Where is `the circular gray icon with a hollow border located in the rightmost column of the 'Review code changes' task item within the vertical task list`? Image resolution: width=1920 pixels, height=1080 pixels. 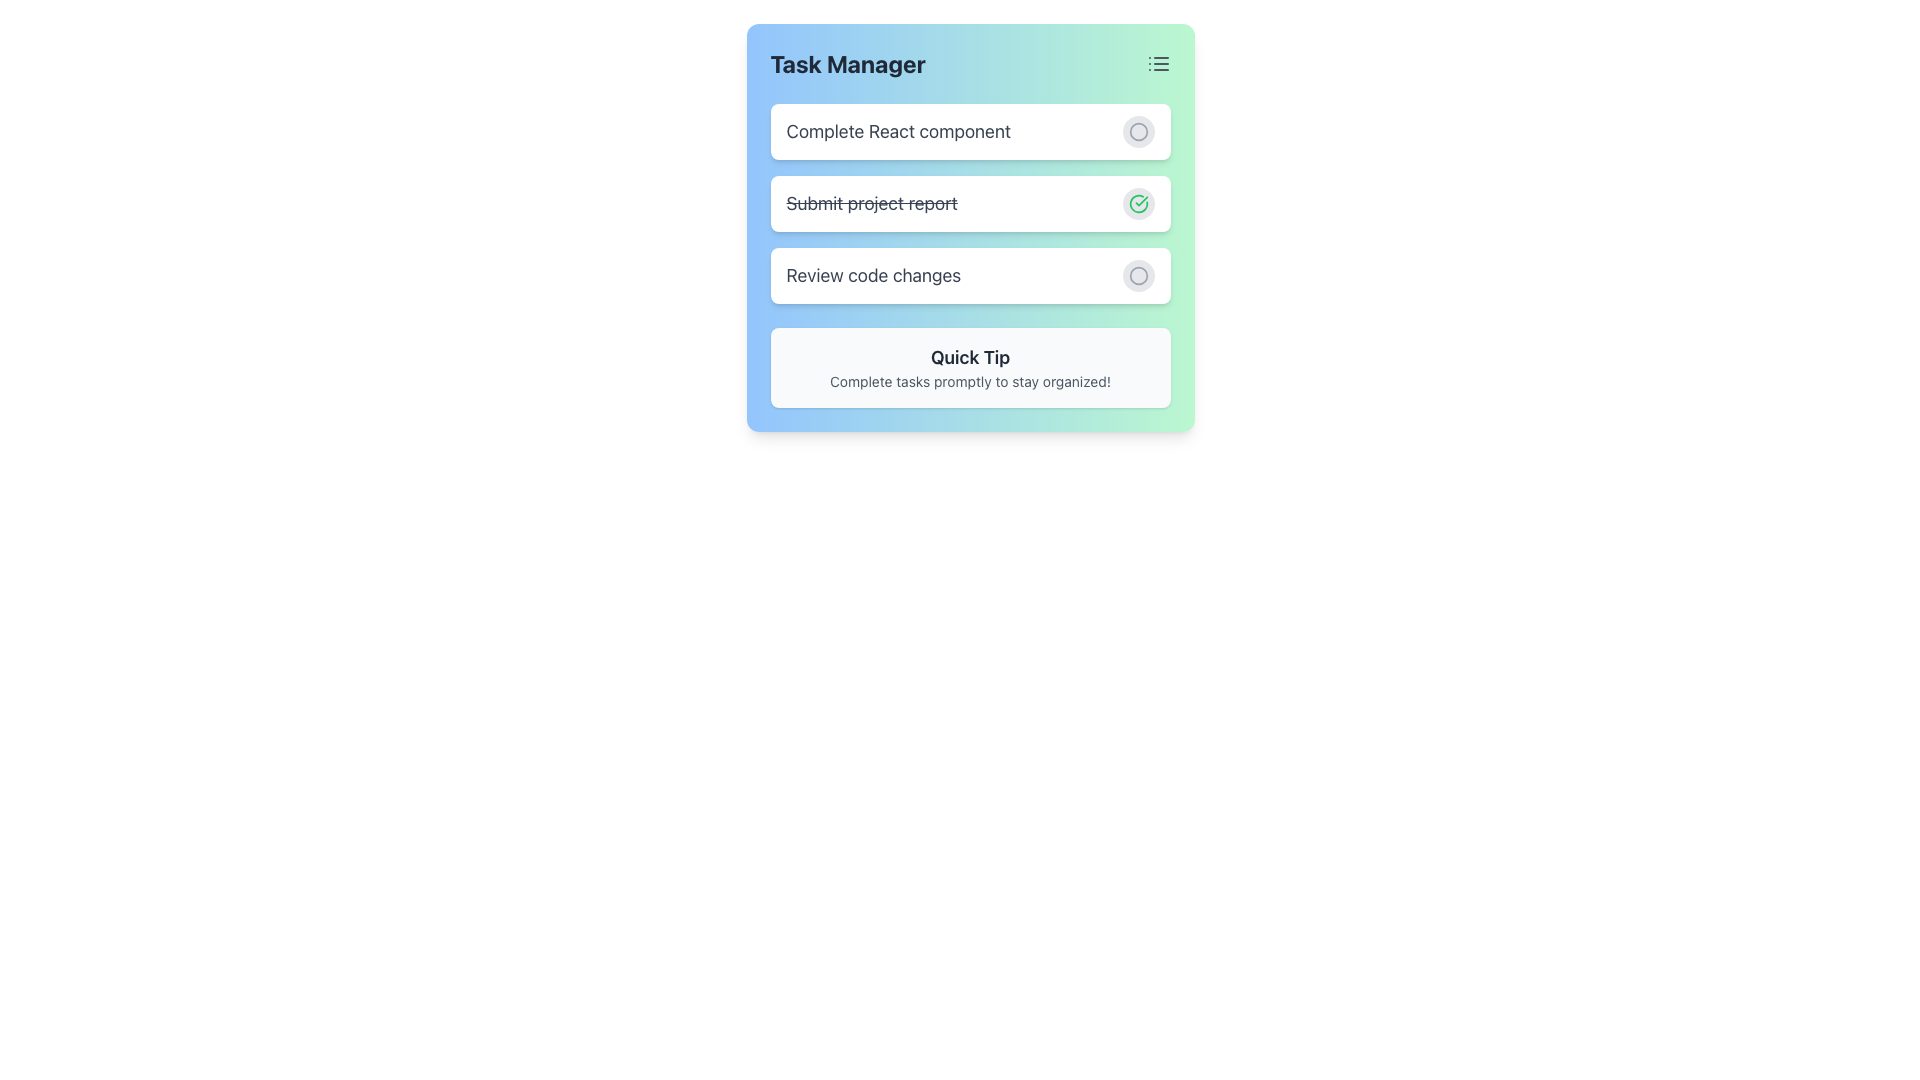 the circular gray icon with a hollow border located in the rightmost column of the 'Review code changes' task item within the vertical task list is located at coordinates (1138, 276).